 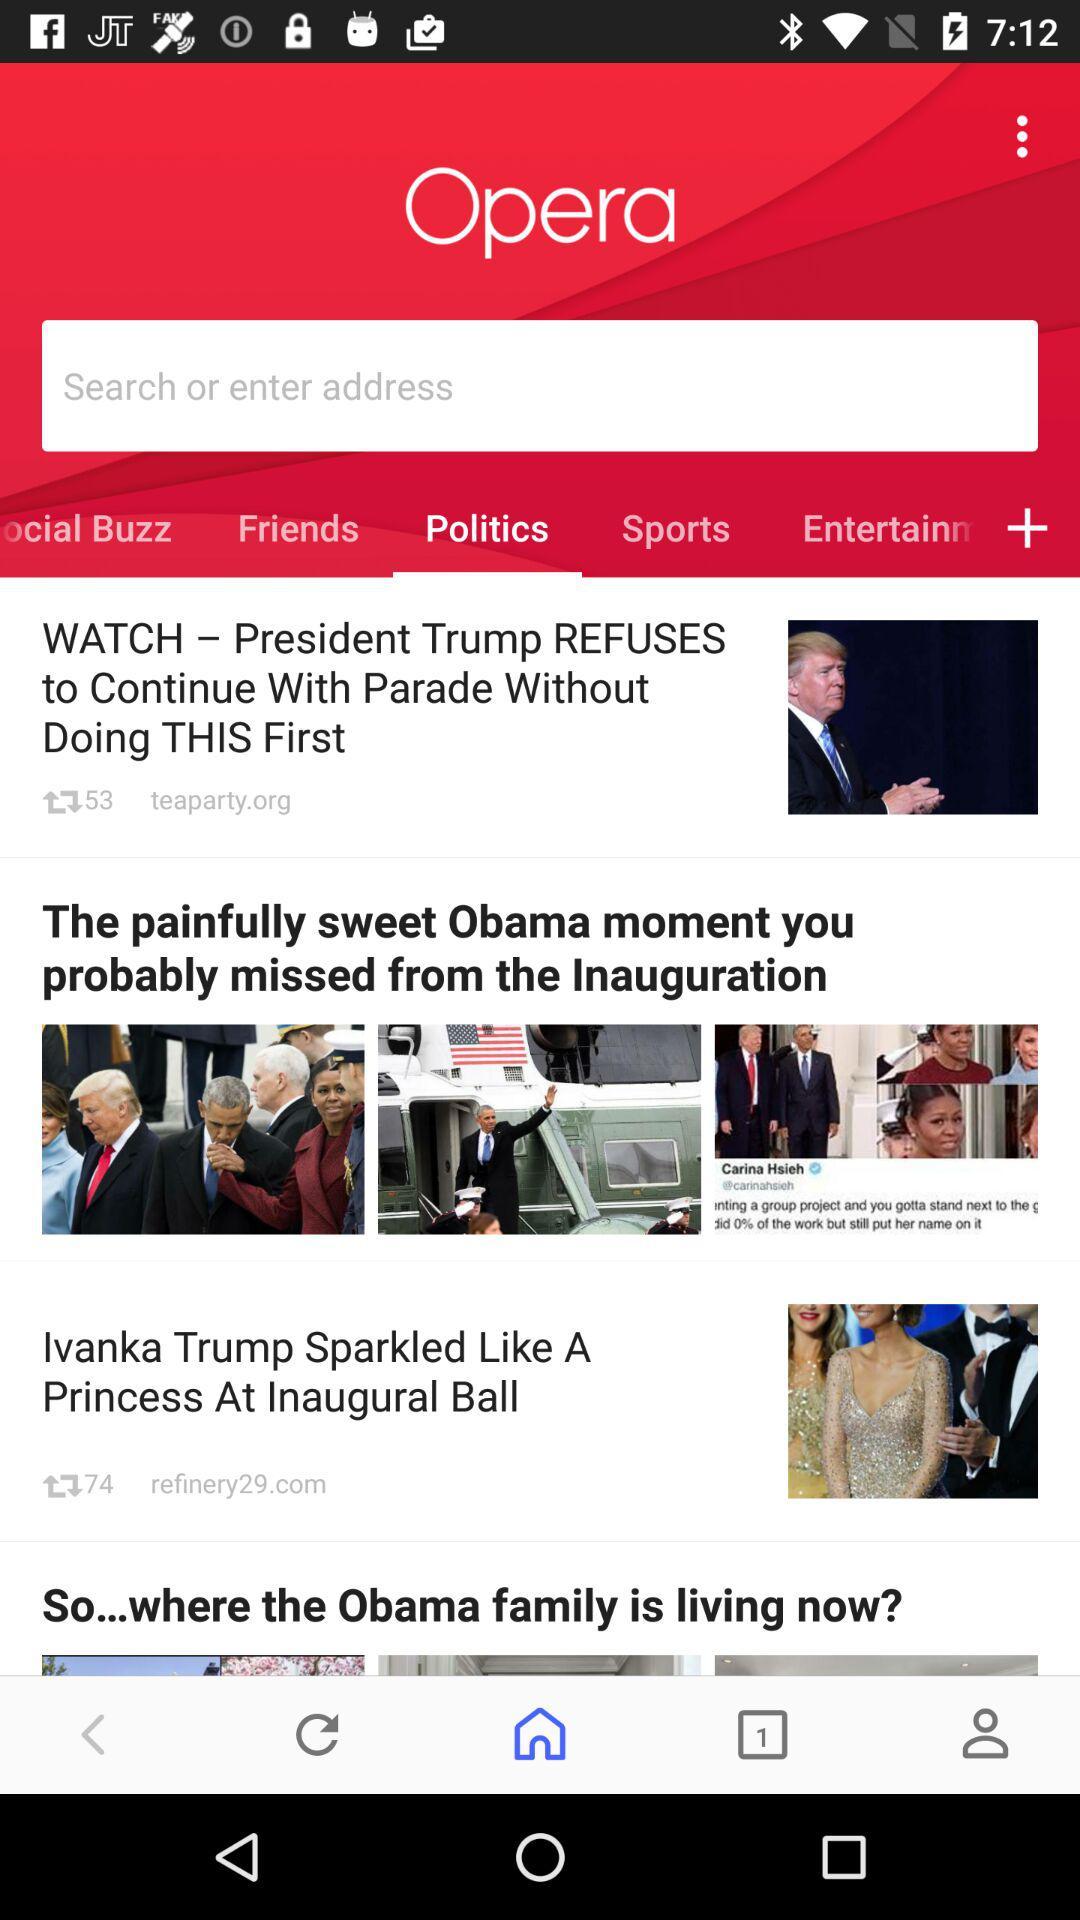 I want to click on the home icon, so click(x=540, y=1733).